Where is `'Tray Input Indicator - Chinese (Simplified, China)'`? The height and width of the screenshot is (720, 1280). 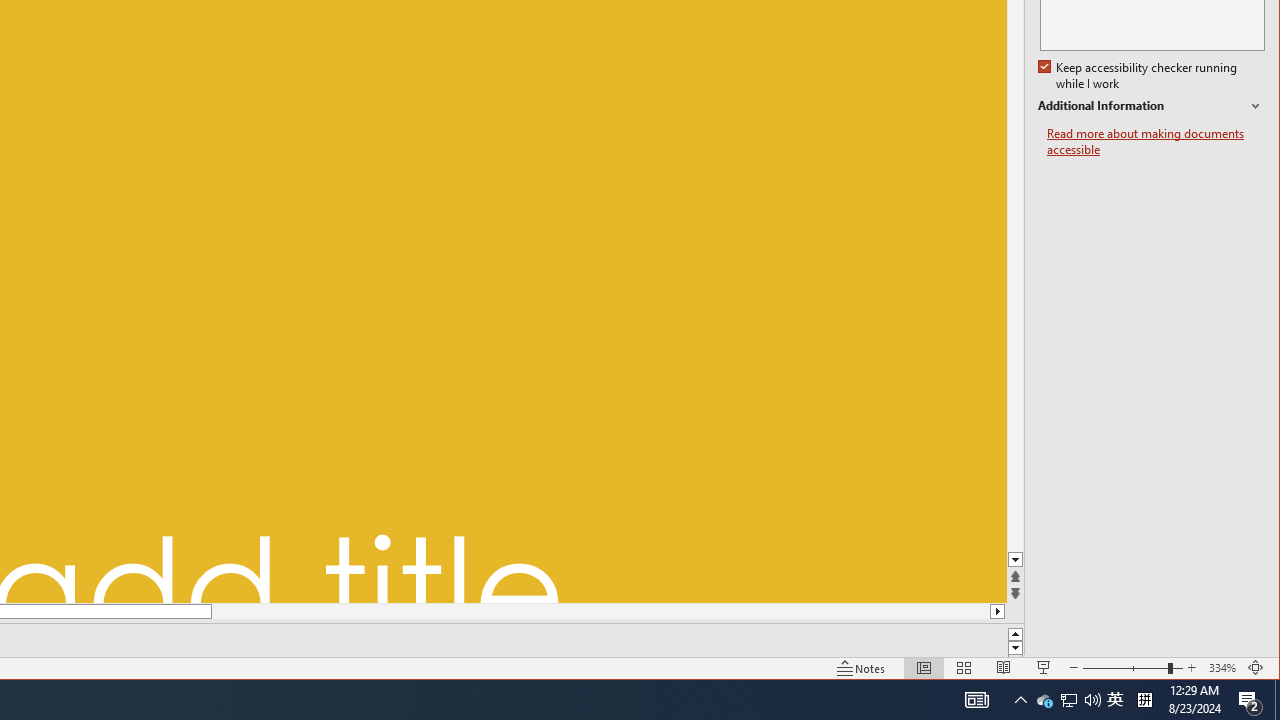
'Tray Input Indicator - Chinese (Simplified, China)' is located at coordinates (1125, 668).